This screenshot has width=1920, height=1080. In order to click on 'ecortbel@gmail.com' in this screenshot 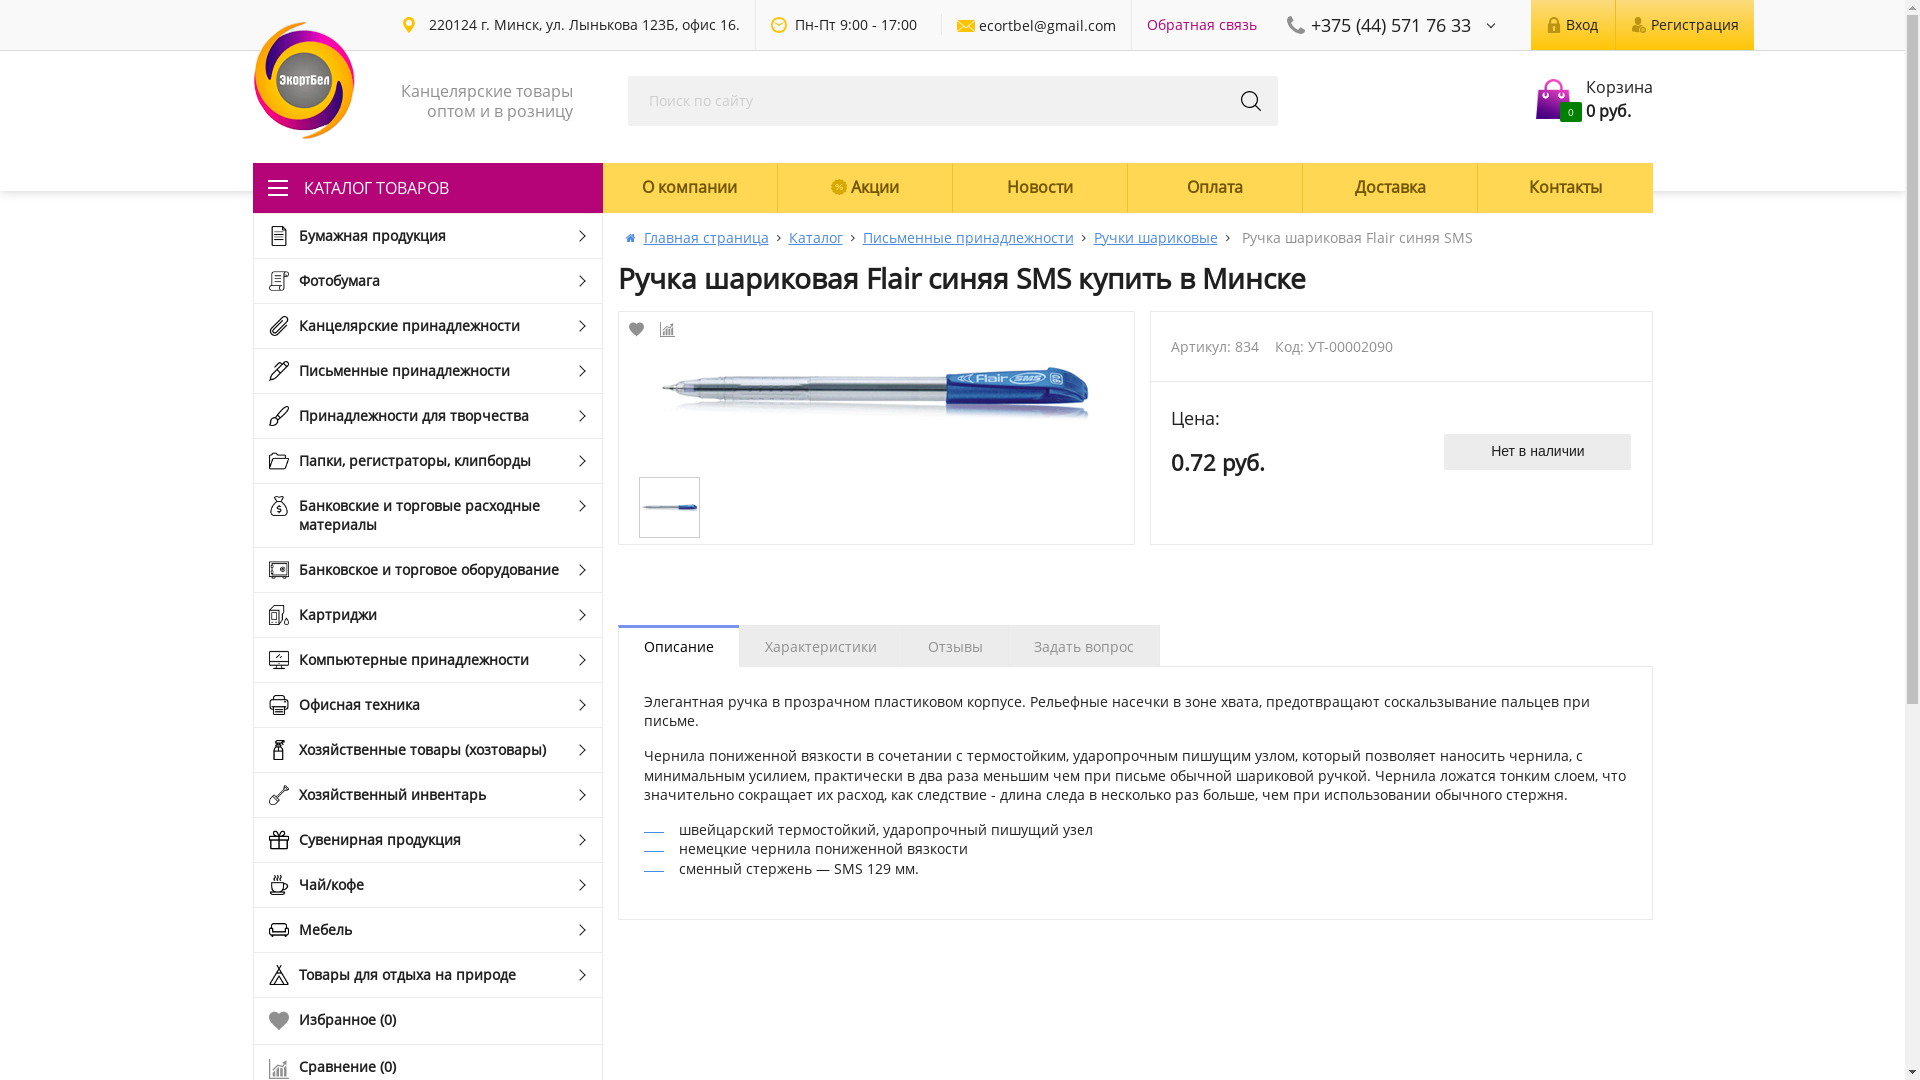, I will do `click(1035, 26)`.